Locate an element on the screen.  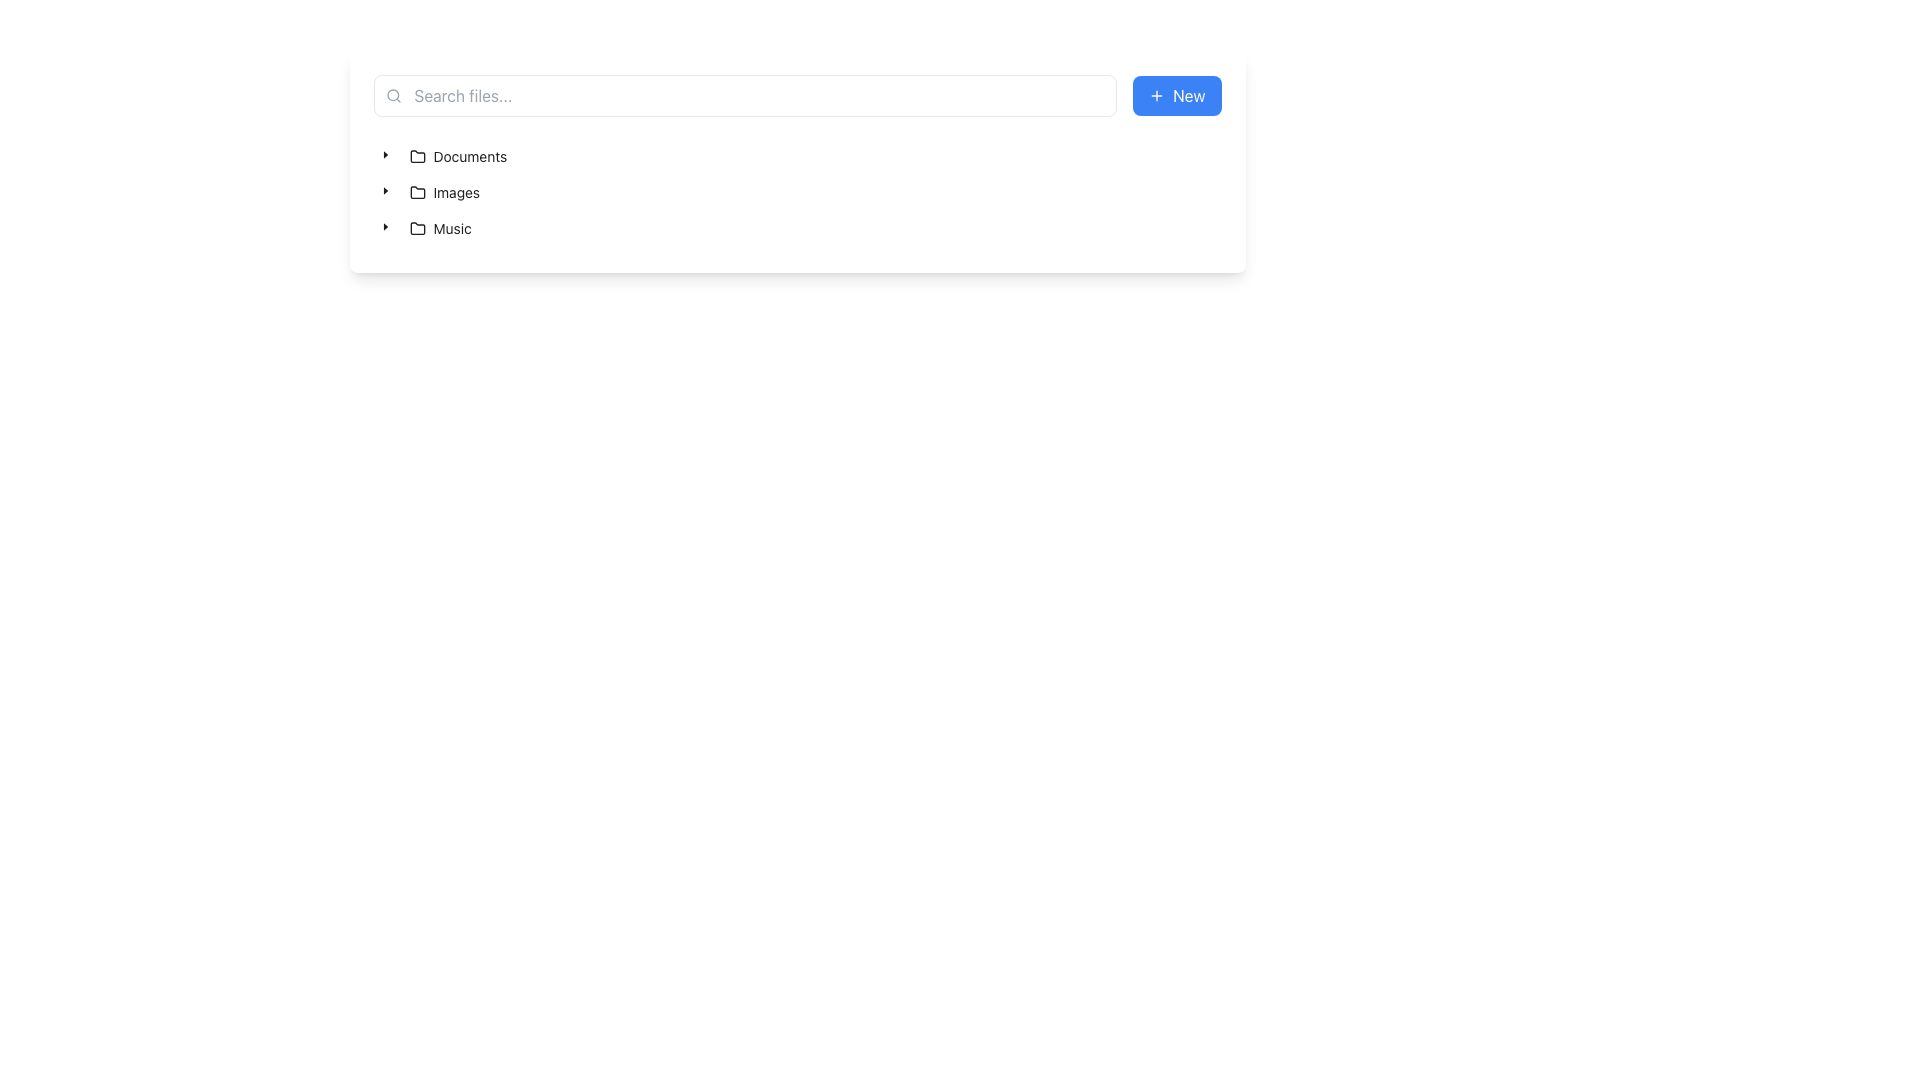
the 'Music' label with icon, which is the third item in the vertical list tree is located at coordinates (439, 227).